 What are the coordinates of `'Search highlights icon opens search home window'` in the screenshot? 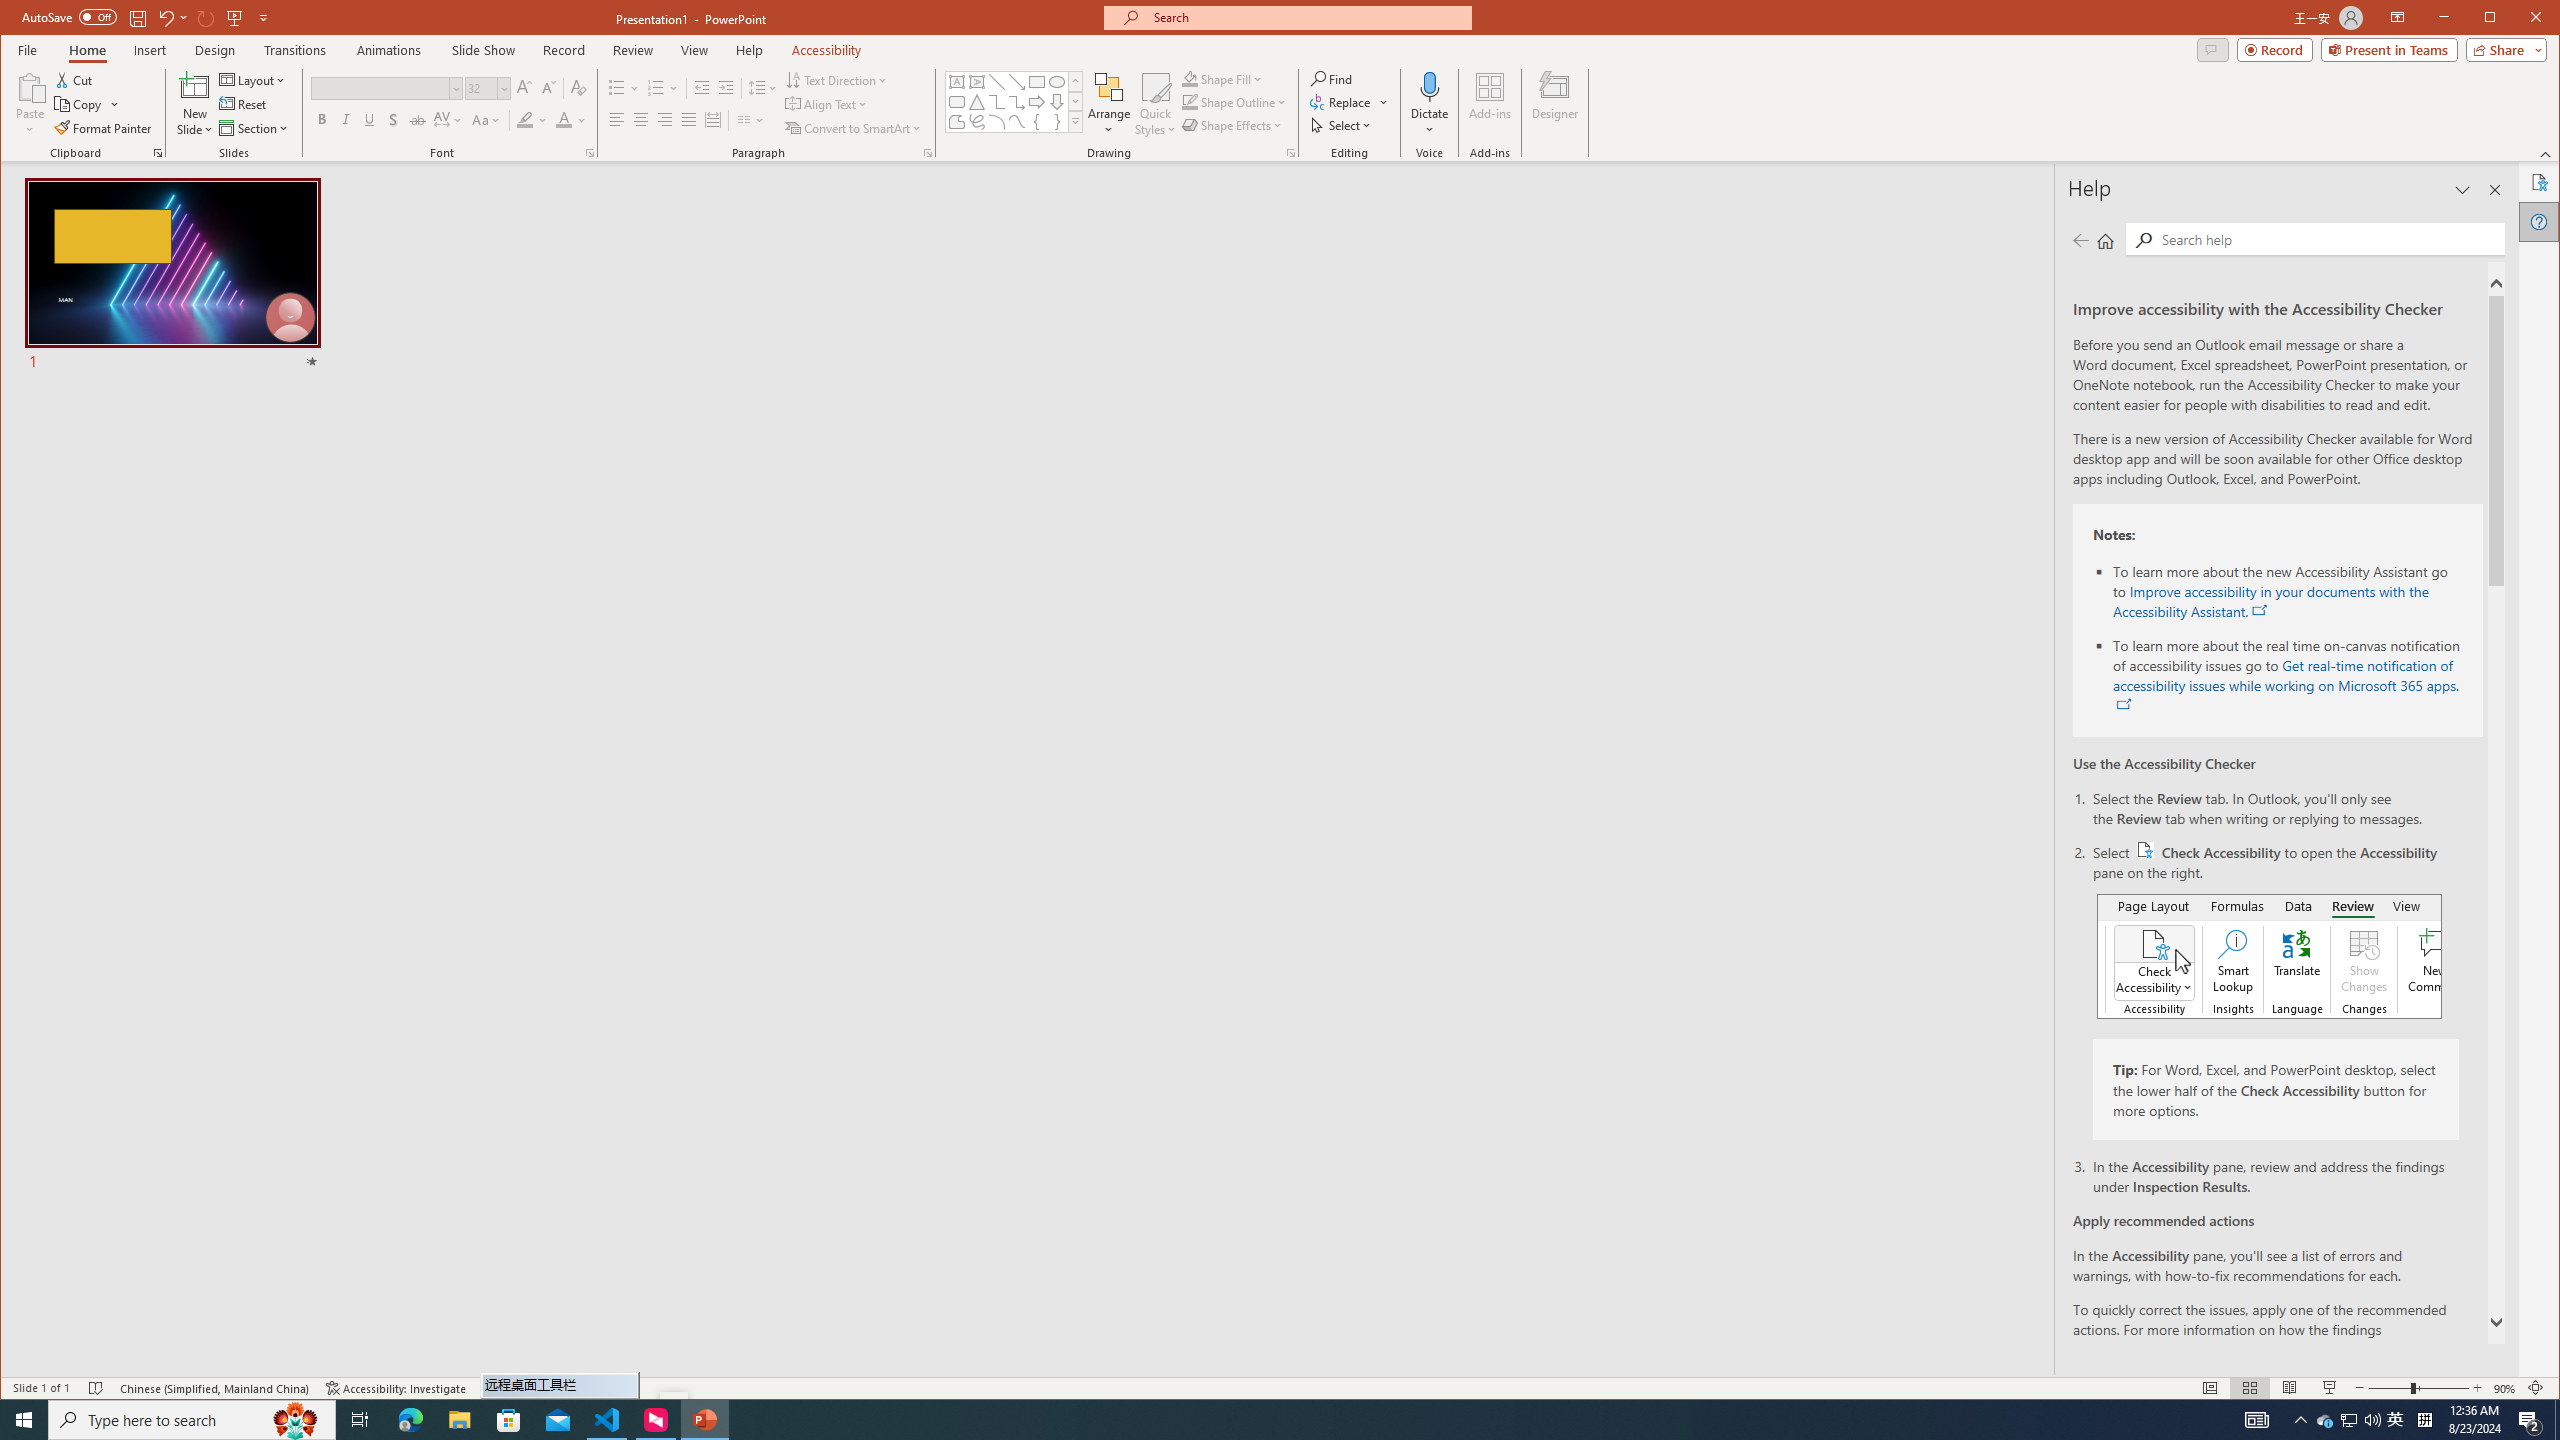 It's located at (294, 1418).